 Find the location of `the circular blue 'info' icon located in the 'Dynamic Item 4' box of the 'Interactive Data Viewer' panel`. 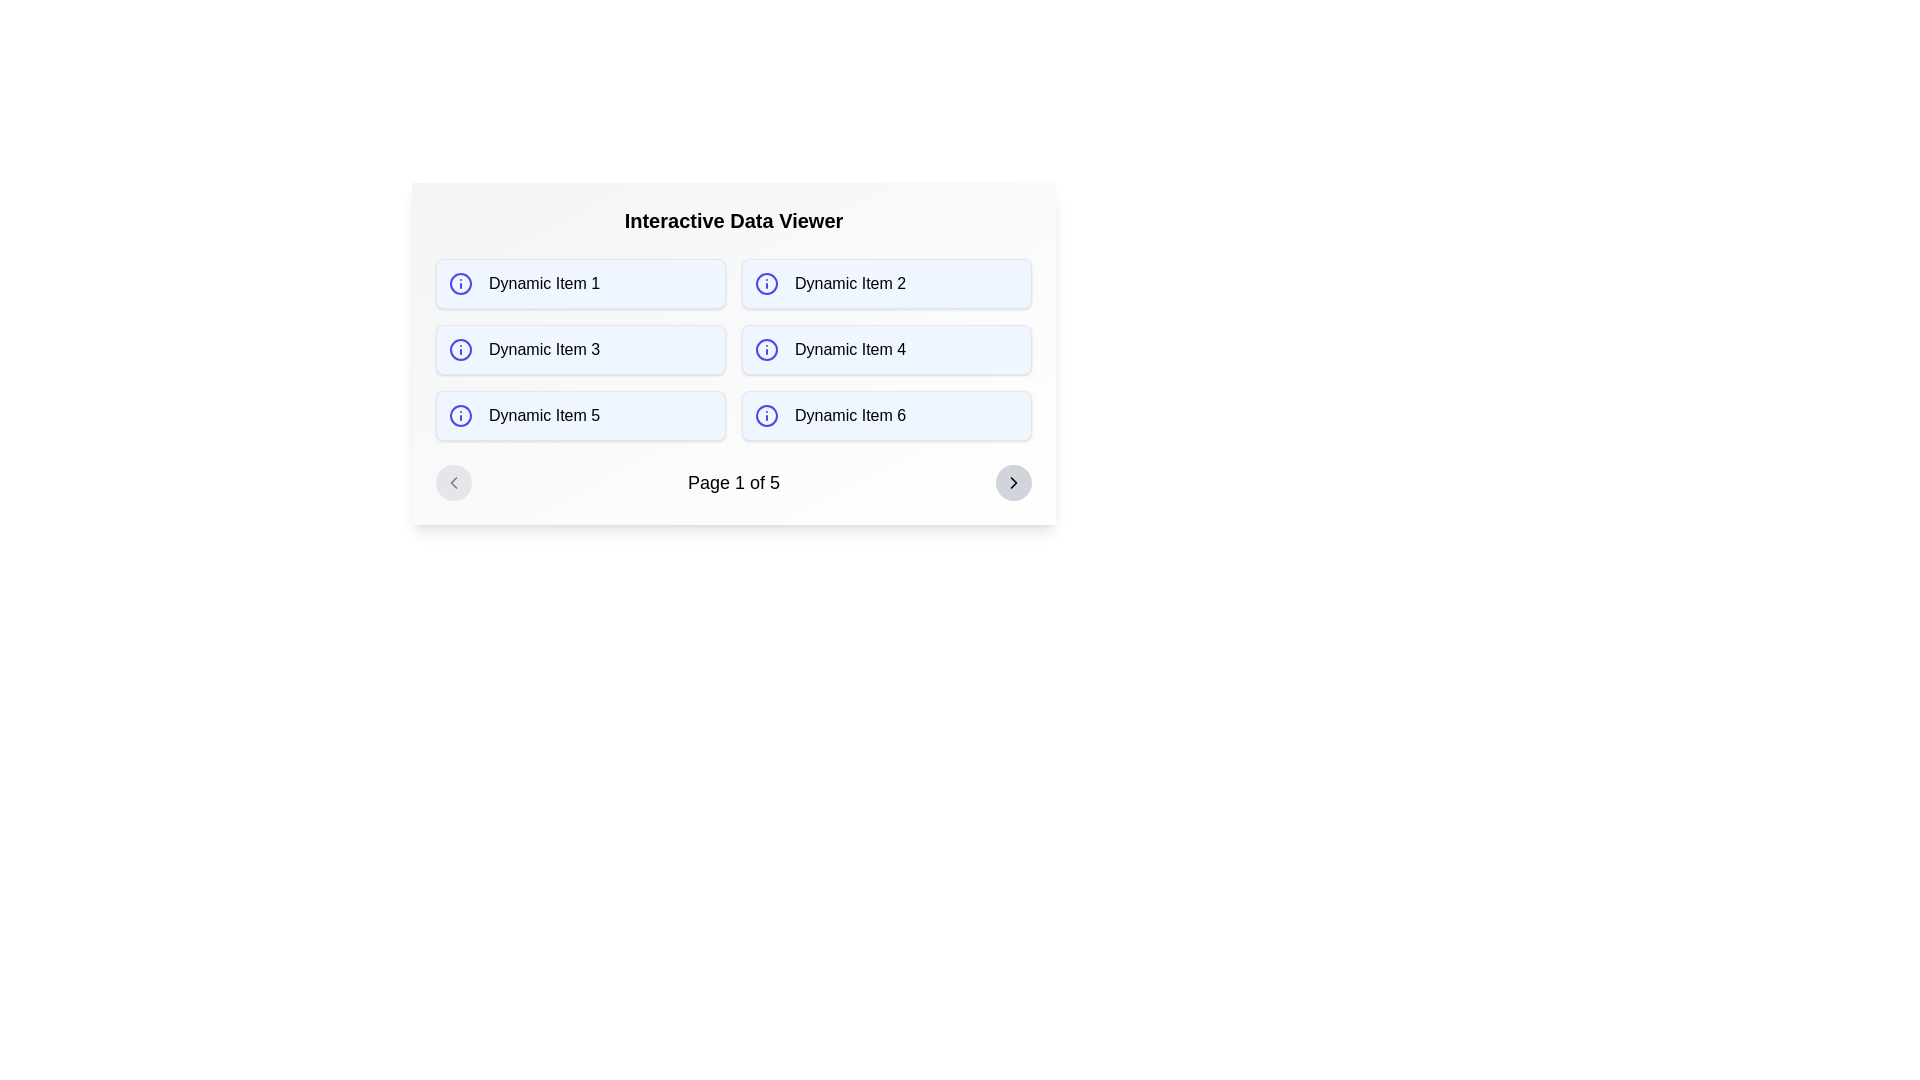

the circular blue 'info' icon located in the 'Dynamic Item 4' box of the 'Interactive Data Viewer' panel is located at coordinates (766, 349).